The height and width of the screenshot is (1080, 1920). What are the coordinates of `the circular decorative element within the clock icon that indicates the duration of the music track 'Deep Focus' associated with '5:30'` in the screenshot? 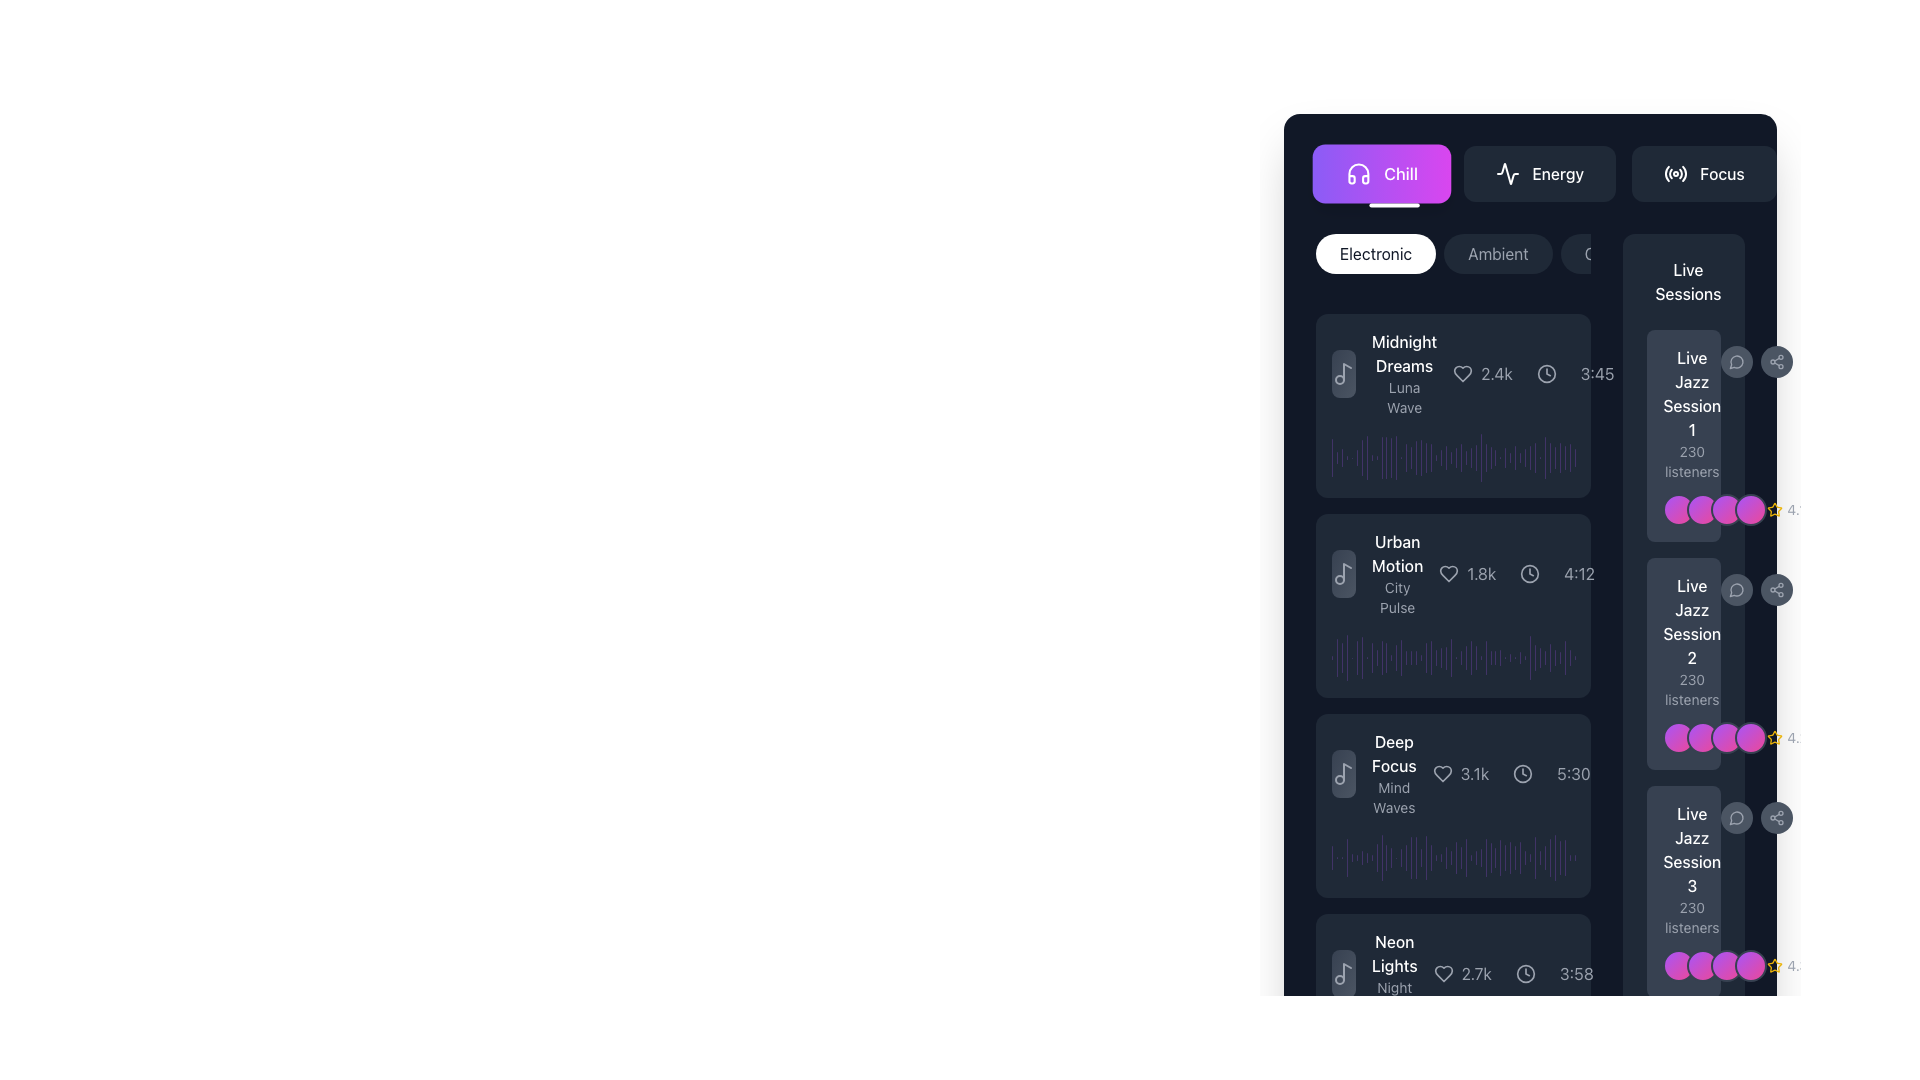 It's located at (1522, 773).